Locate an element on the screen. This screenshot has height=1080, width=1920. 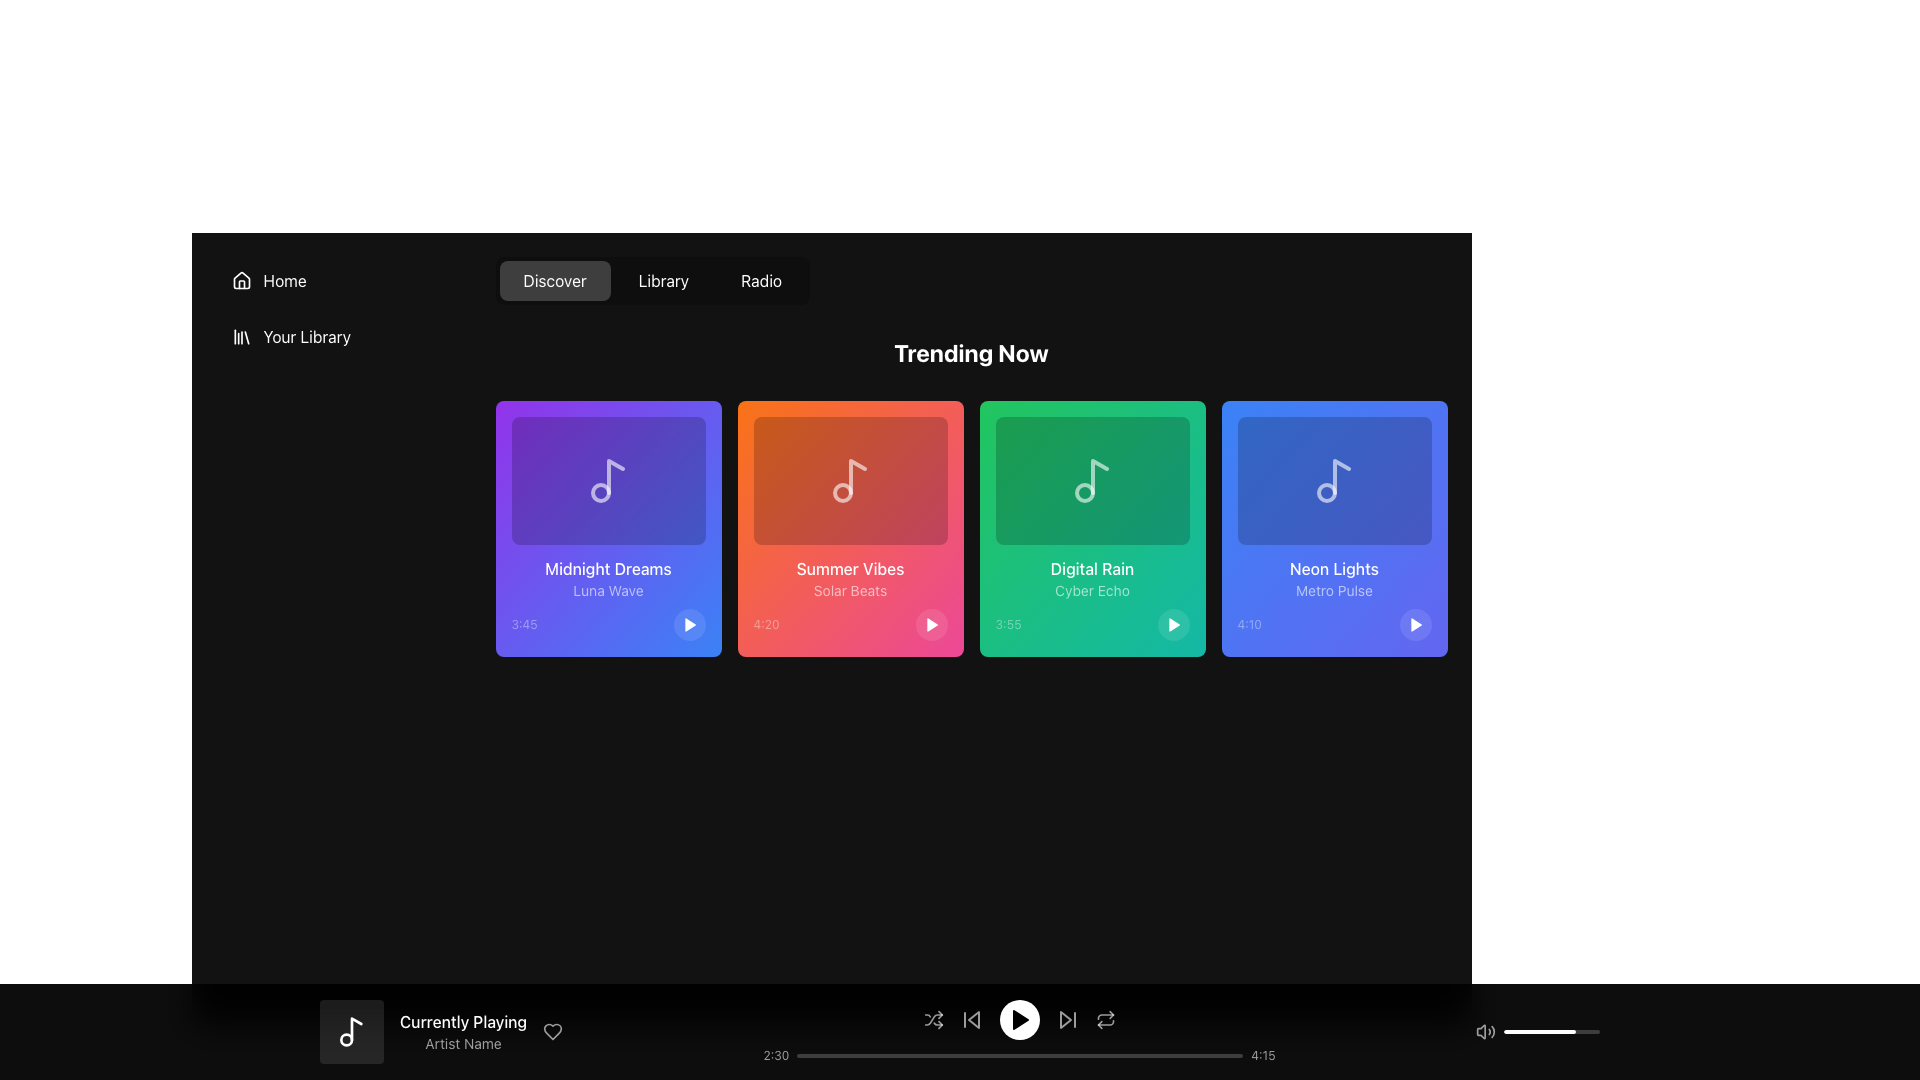
the 'Home' and 'Your Library' options in the Navigation sidebar is located at coordinates (343, 456).